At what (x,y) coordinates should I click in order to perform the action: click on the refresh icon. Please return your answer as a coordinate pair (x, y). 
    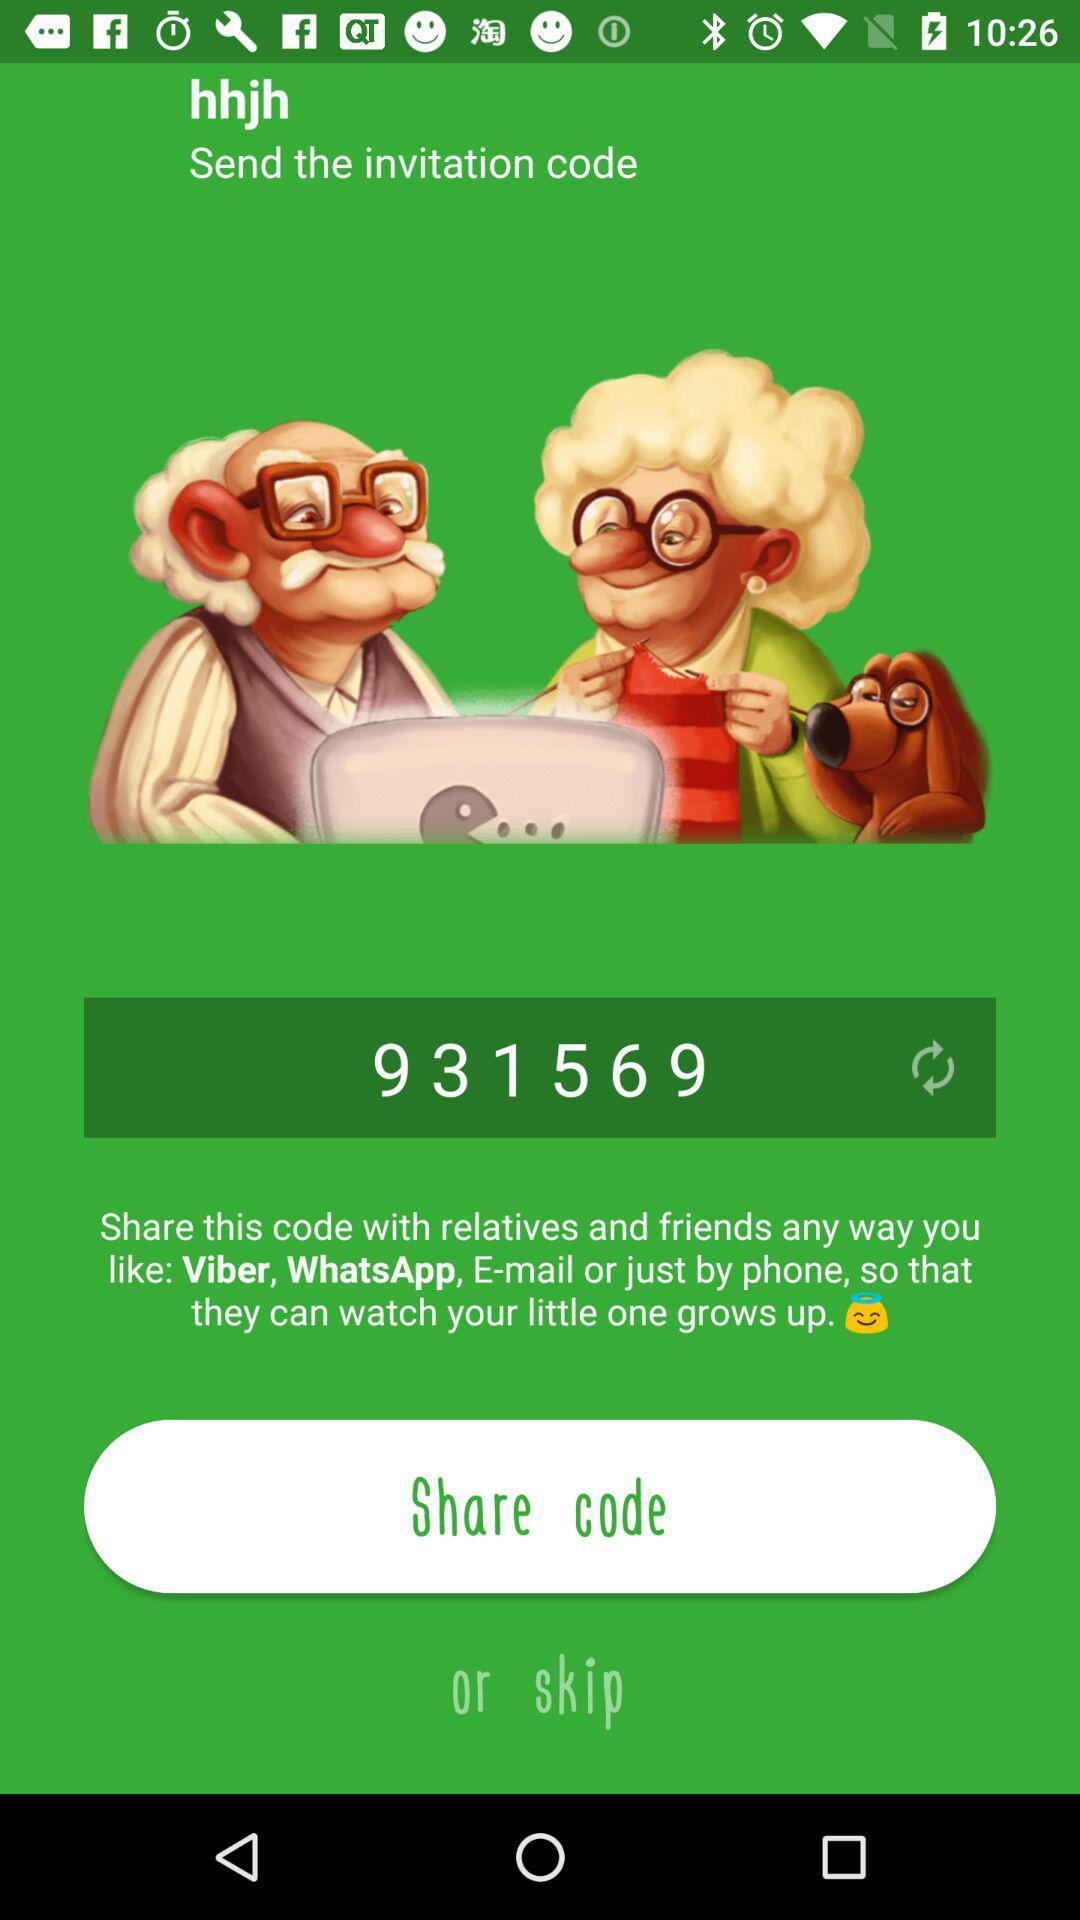
    Looking at the image, I should click on (933, 1066).